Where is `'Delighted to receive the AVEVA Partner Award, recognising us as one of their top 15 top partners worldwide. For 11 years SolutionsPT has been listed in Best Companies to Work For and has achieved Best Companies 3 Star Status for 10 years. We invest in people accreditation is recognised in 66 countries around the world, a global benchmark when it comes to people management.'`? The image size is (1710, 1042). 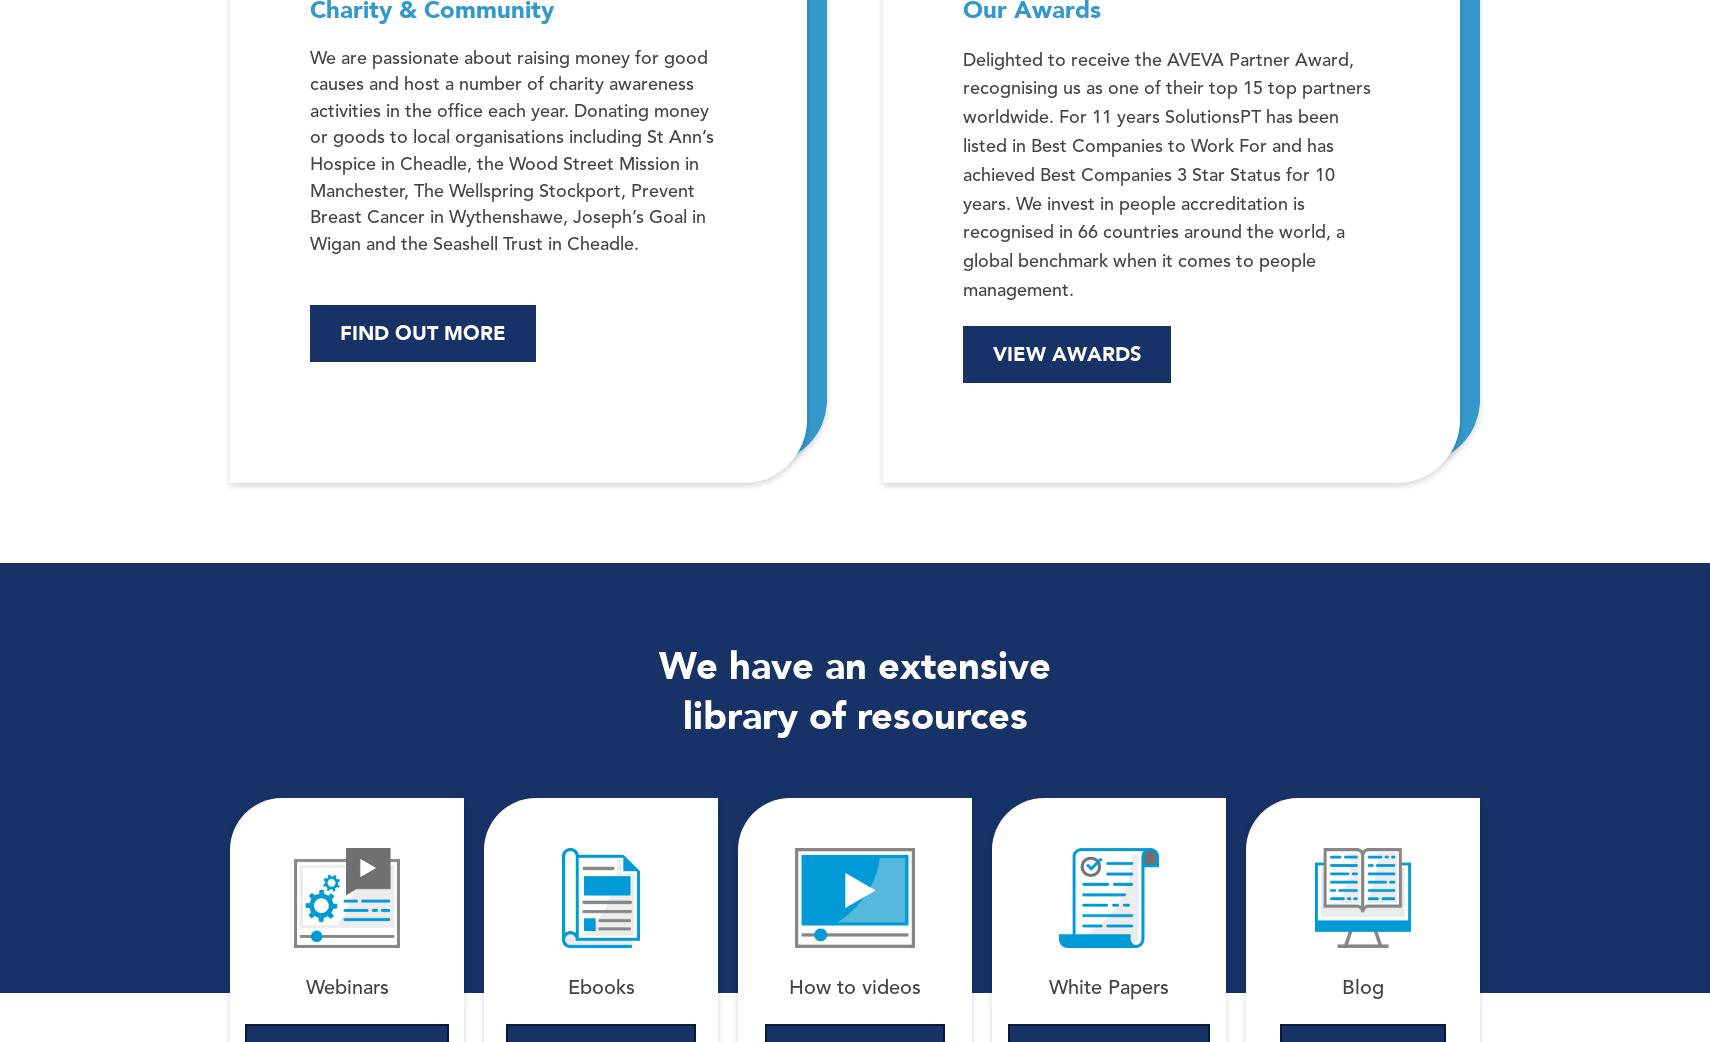
'Delighted to receive the AVEVA Partner Award, recognising us as one of their top 15 top partners worldwide. For 11 years SolutionsPT has been listed in Best Companies to Work For and has achieved Best Companies 3 Star Status for 10 years. We invest in people accreditation is recognised in 66 countries around the world, a global benchmark when it comes to people management.' is located at coordinates (1165, 173).